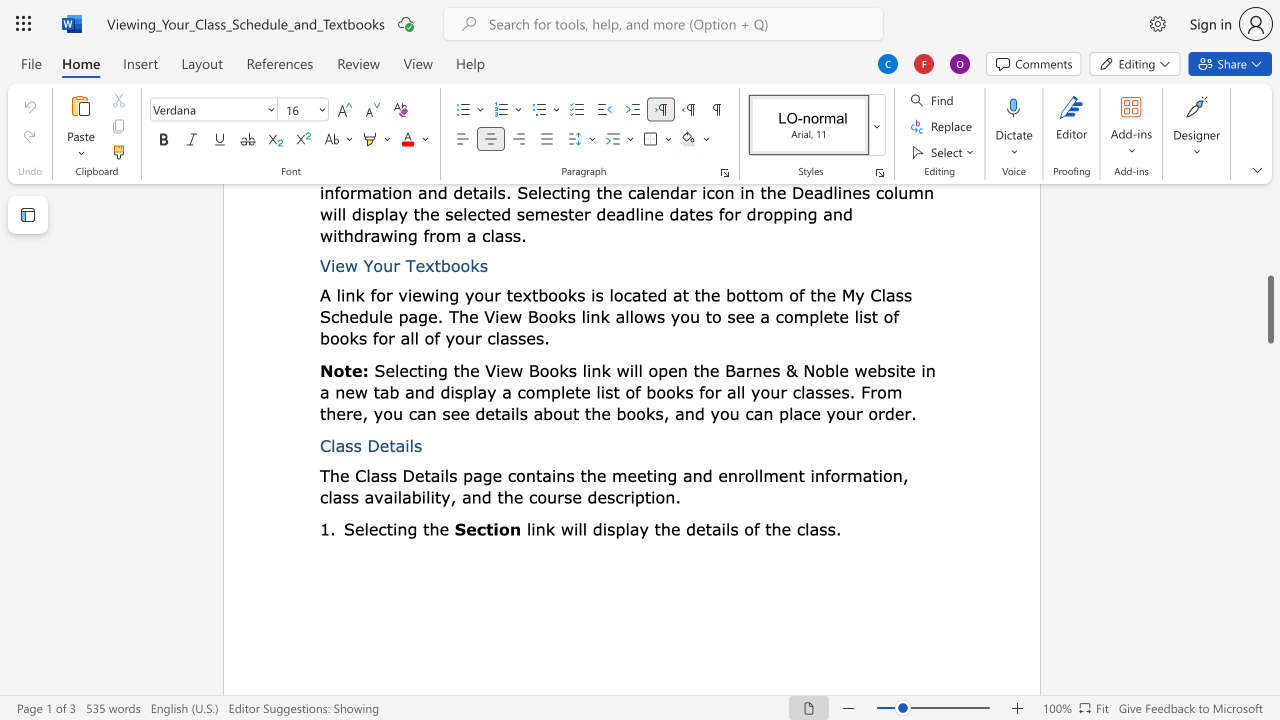 This screenshot has width=1280, height=720. Describe the element at coordinates (1269, 220) in the screenshot. I see `the scrollbar` at that location.